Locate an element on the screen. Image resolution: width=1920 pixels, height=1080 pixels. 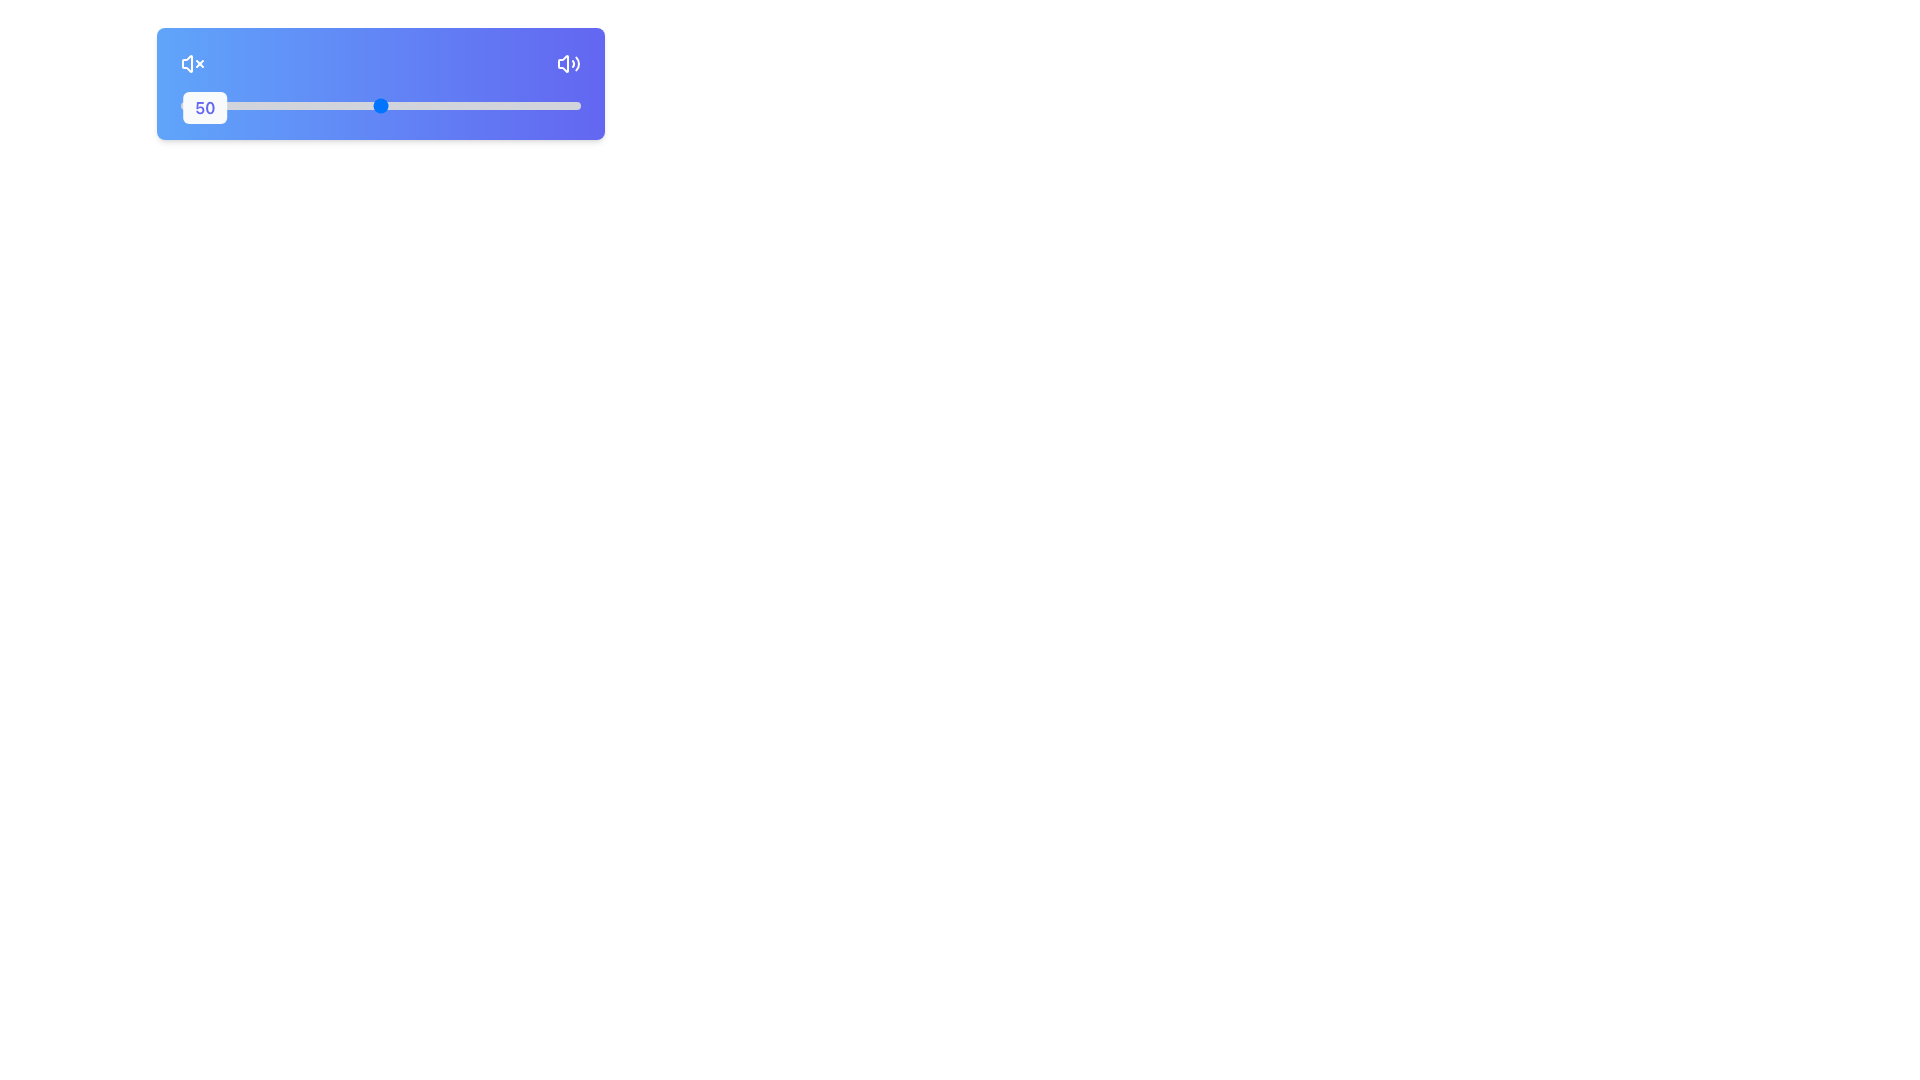
the slider is located at coordinates (472, 105).